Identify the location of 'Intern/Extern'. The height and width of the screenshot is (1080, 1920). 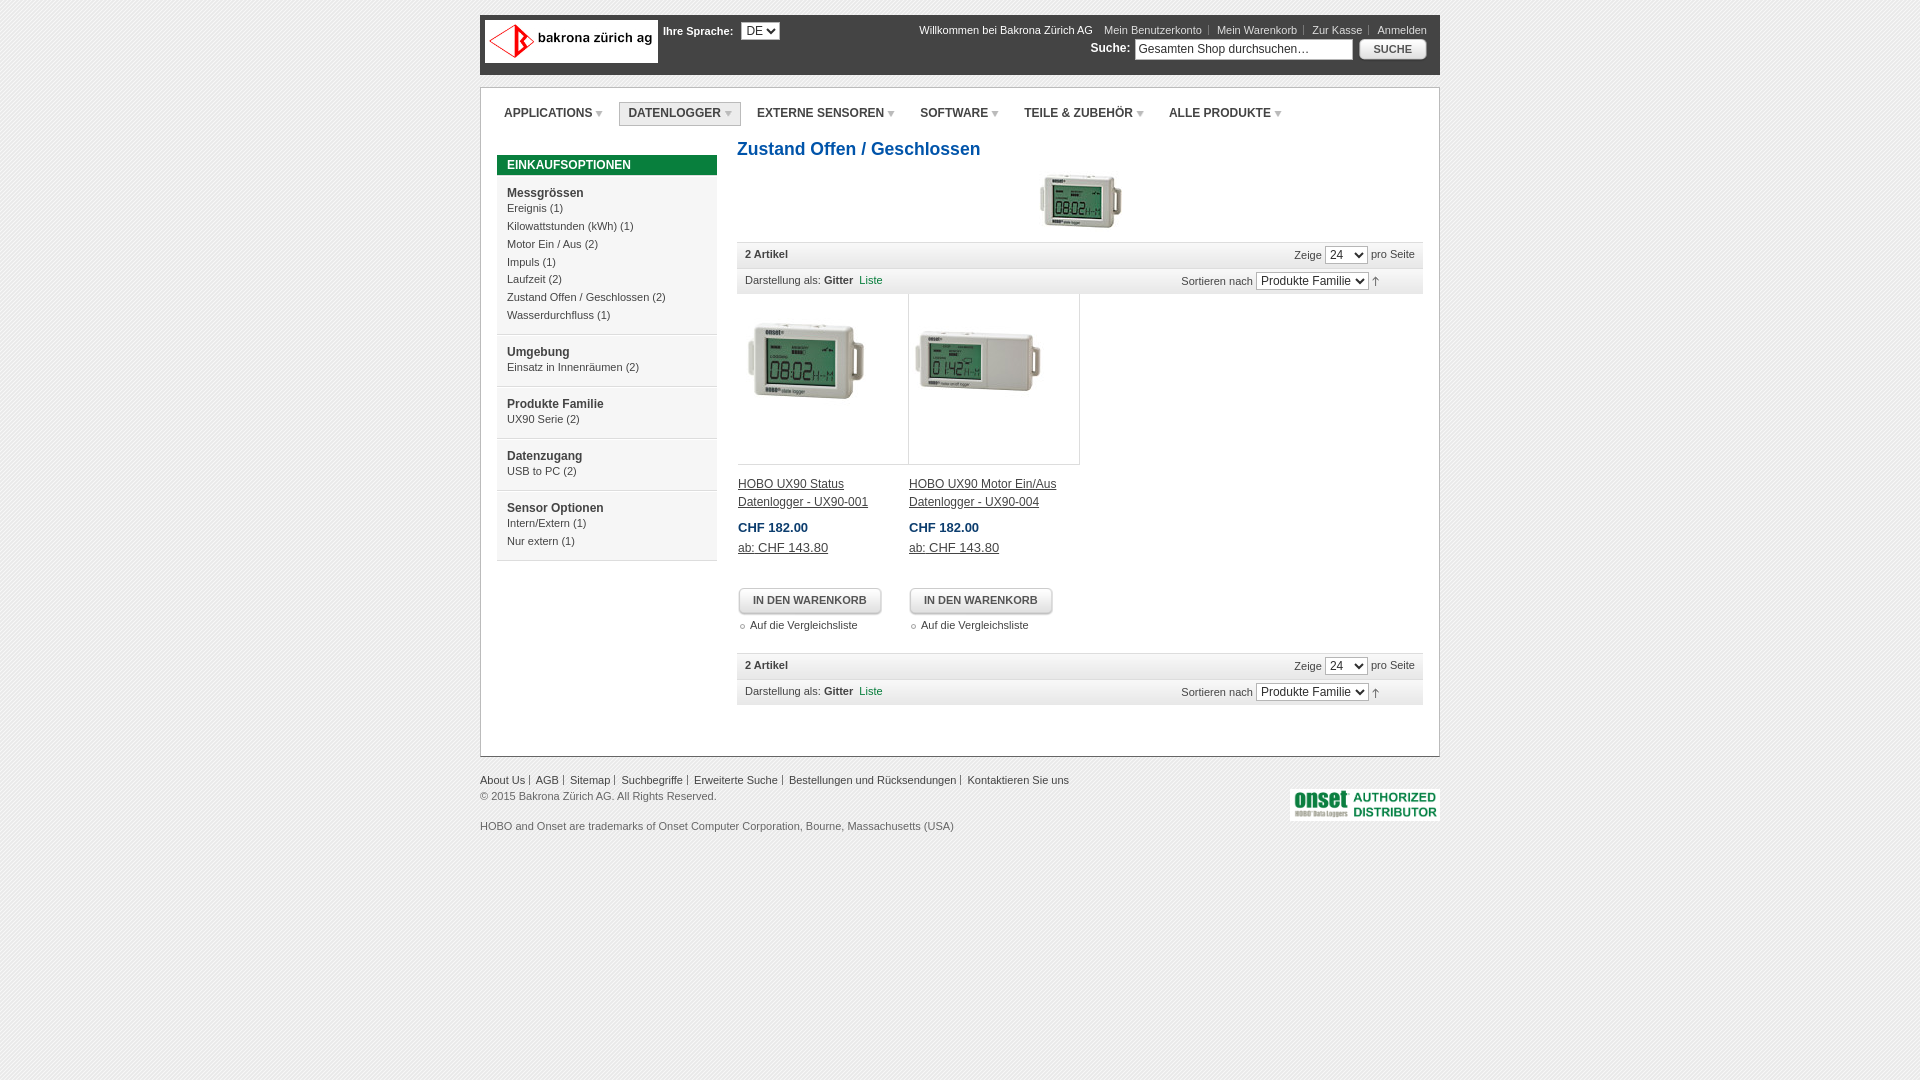
(538, 522).